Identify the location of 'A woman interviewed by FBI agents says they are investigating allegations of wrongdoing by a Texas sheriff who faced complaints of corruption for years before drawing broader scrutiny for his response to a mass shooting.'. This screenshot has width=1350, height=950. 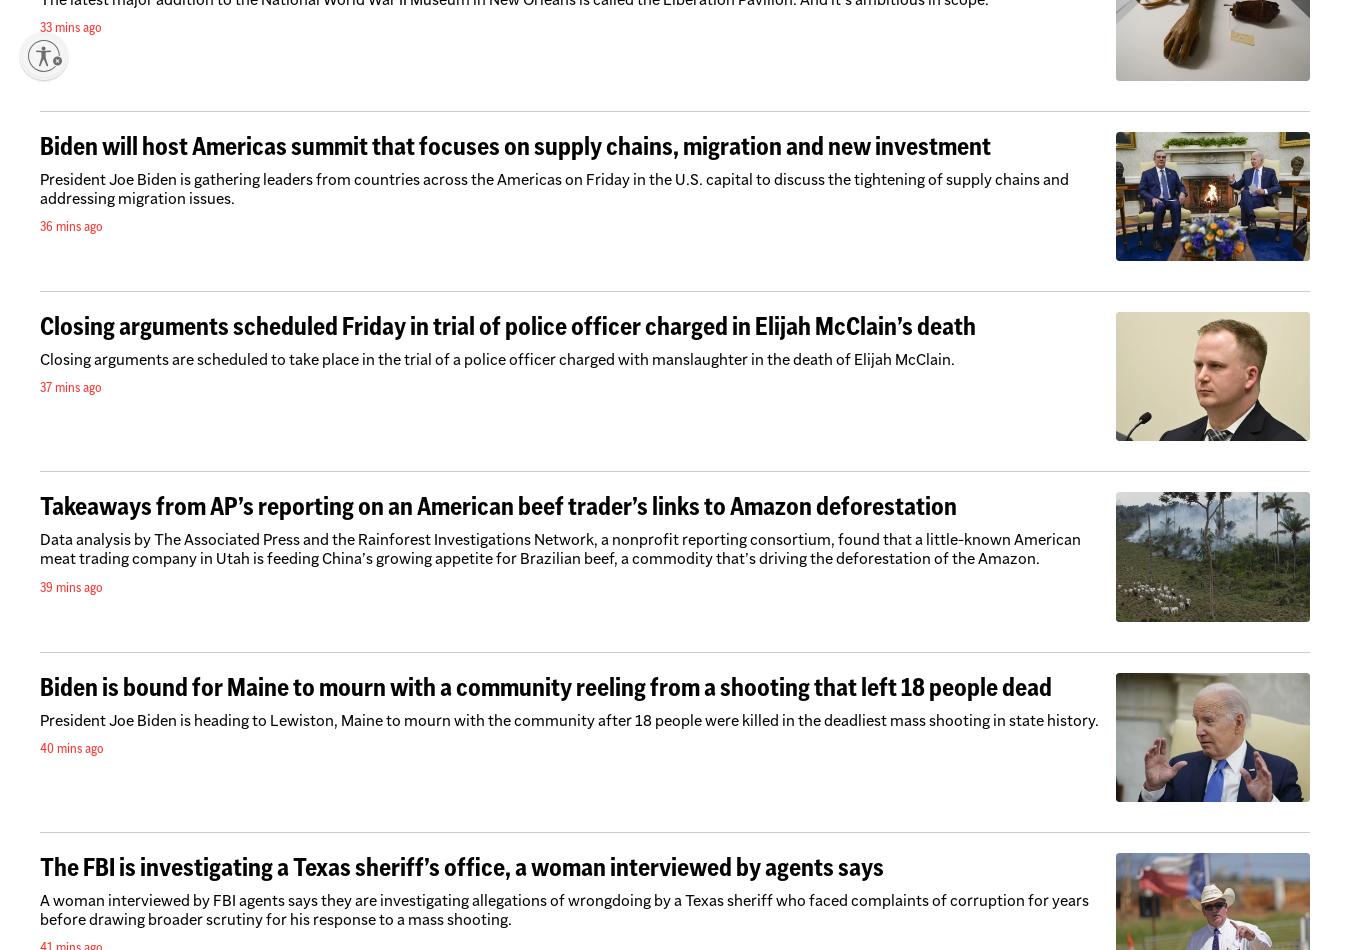
(38, 907).